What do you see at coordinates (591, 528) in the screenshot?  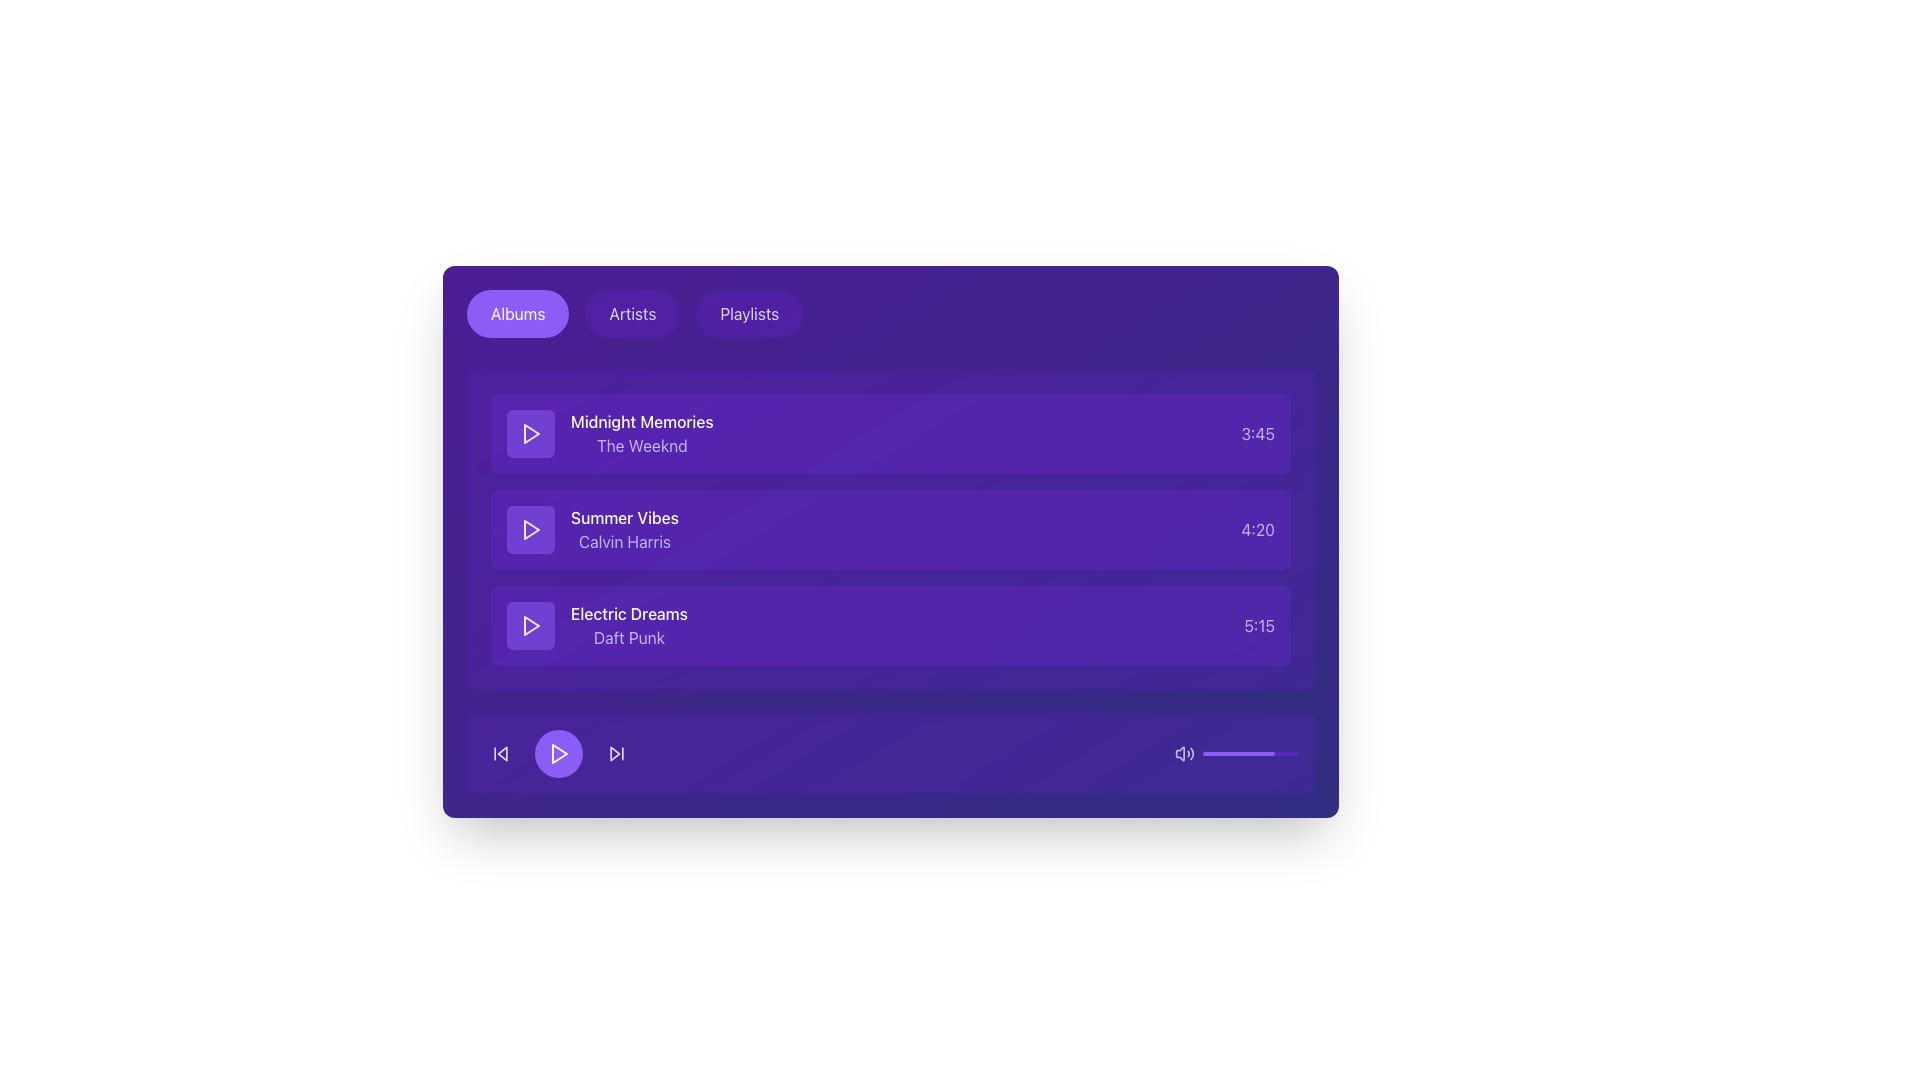 I see `the Text Information Display showing the song title 'Summer Vibes' and artist 'Calvin Harris'` at bounding box center [591, 528].